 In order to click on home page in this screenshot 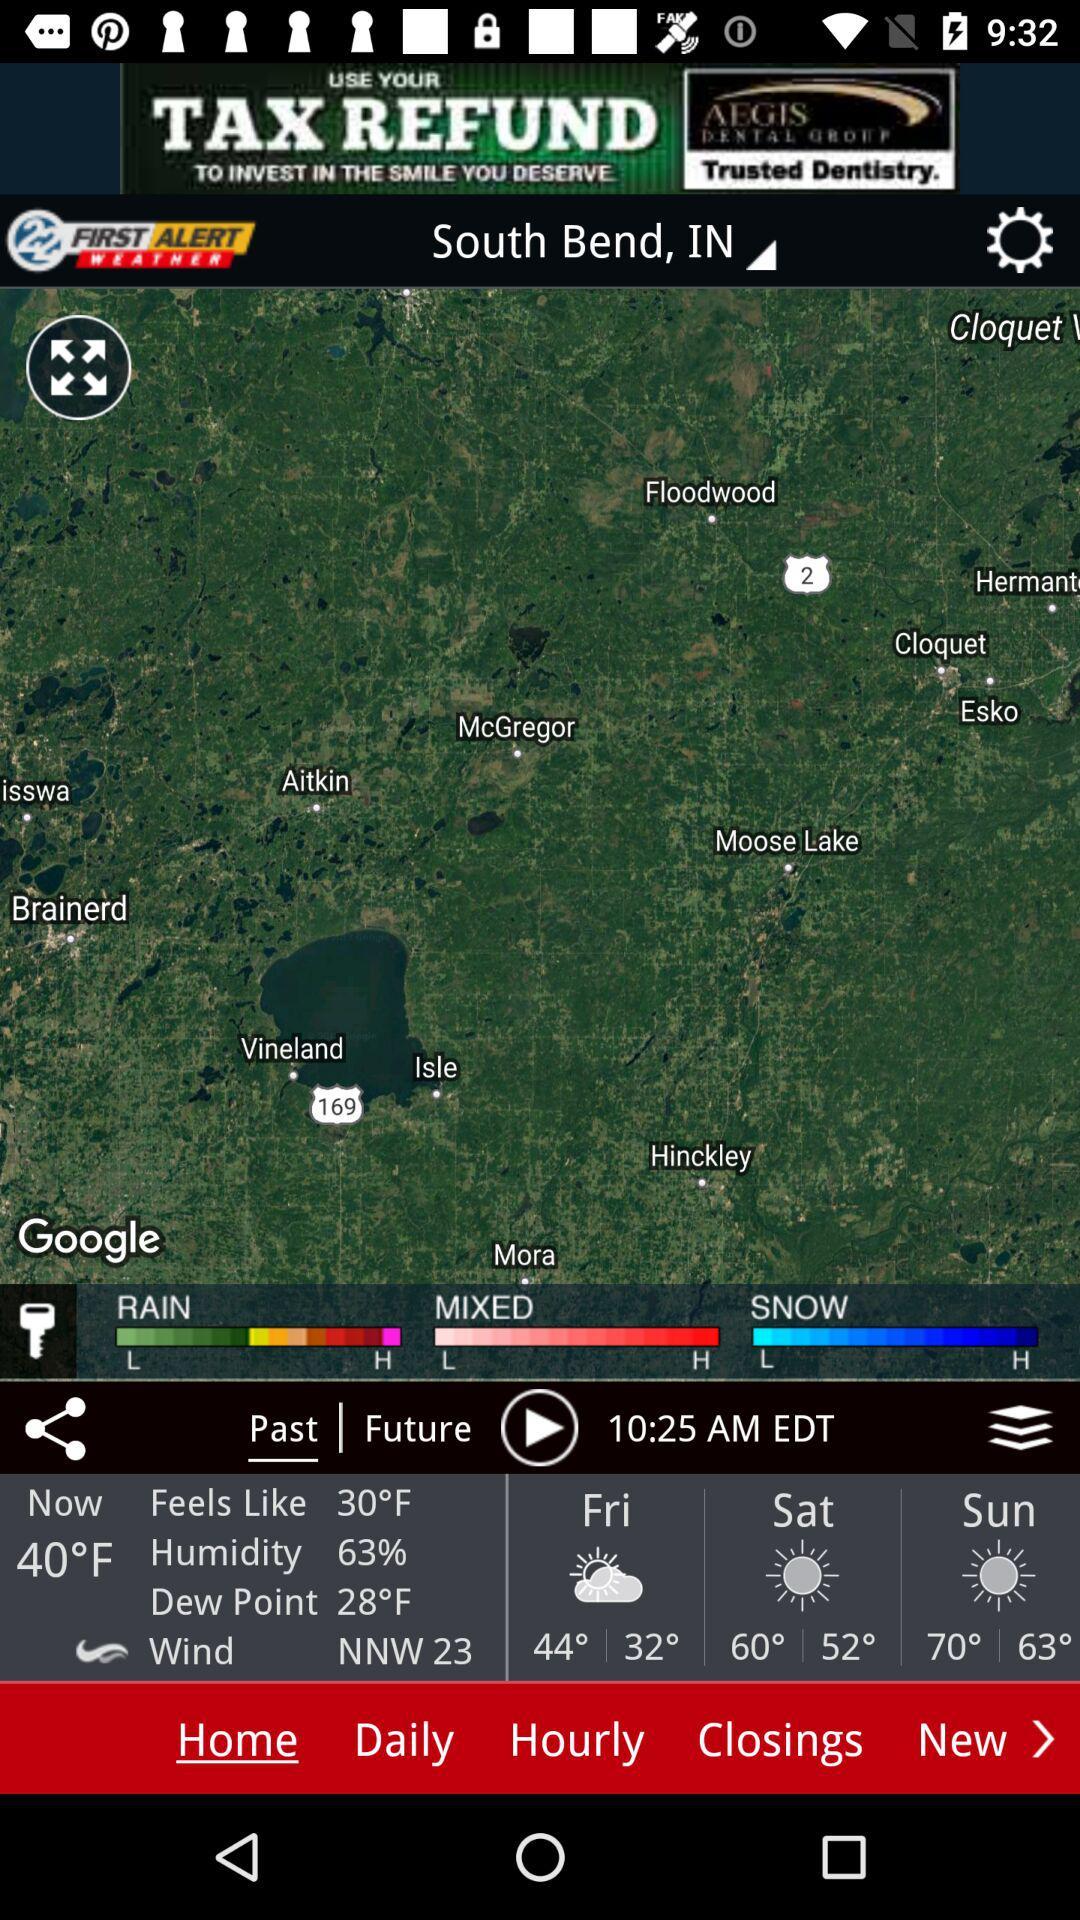, I will do `click(131, 240)`.